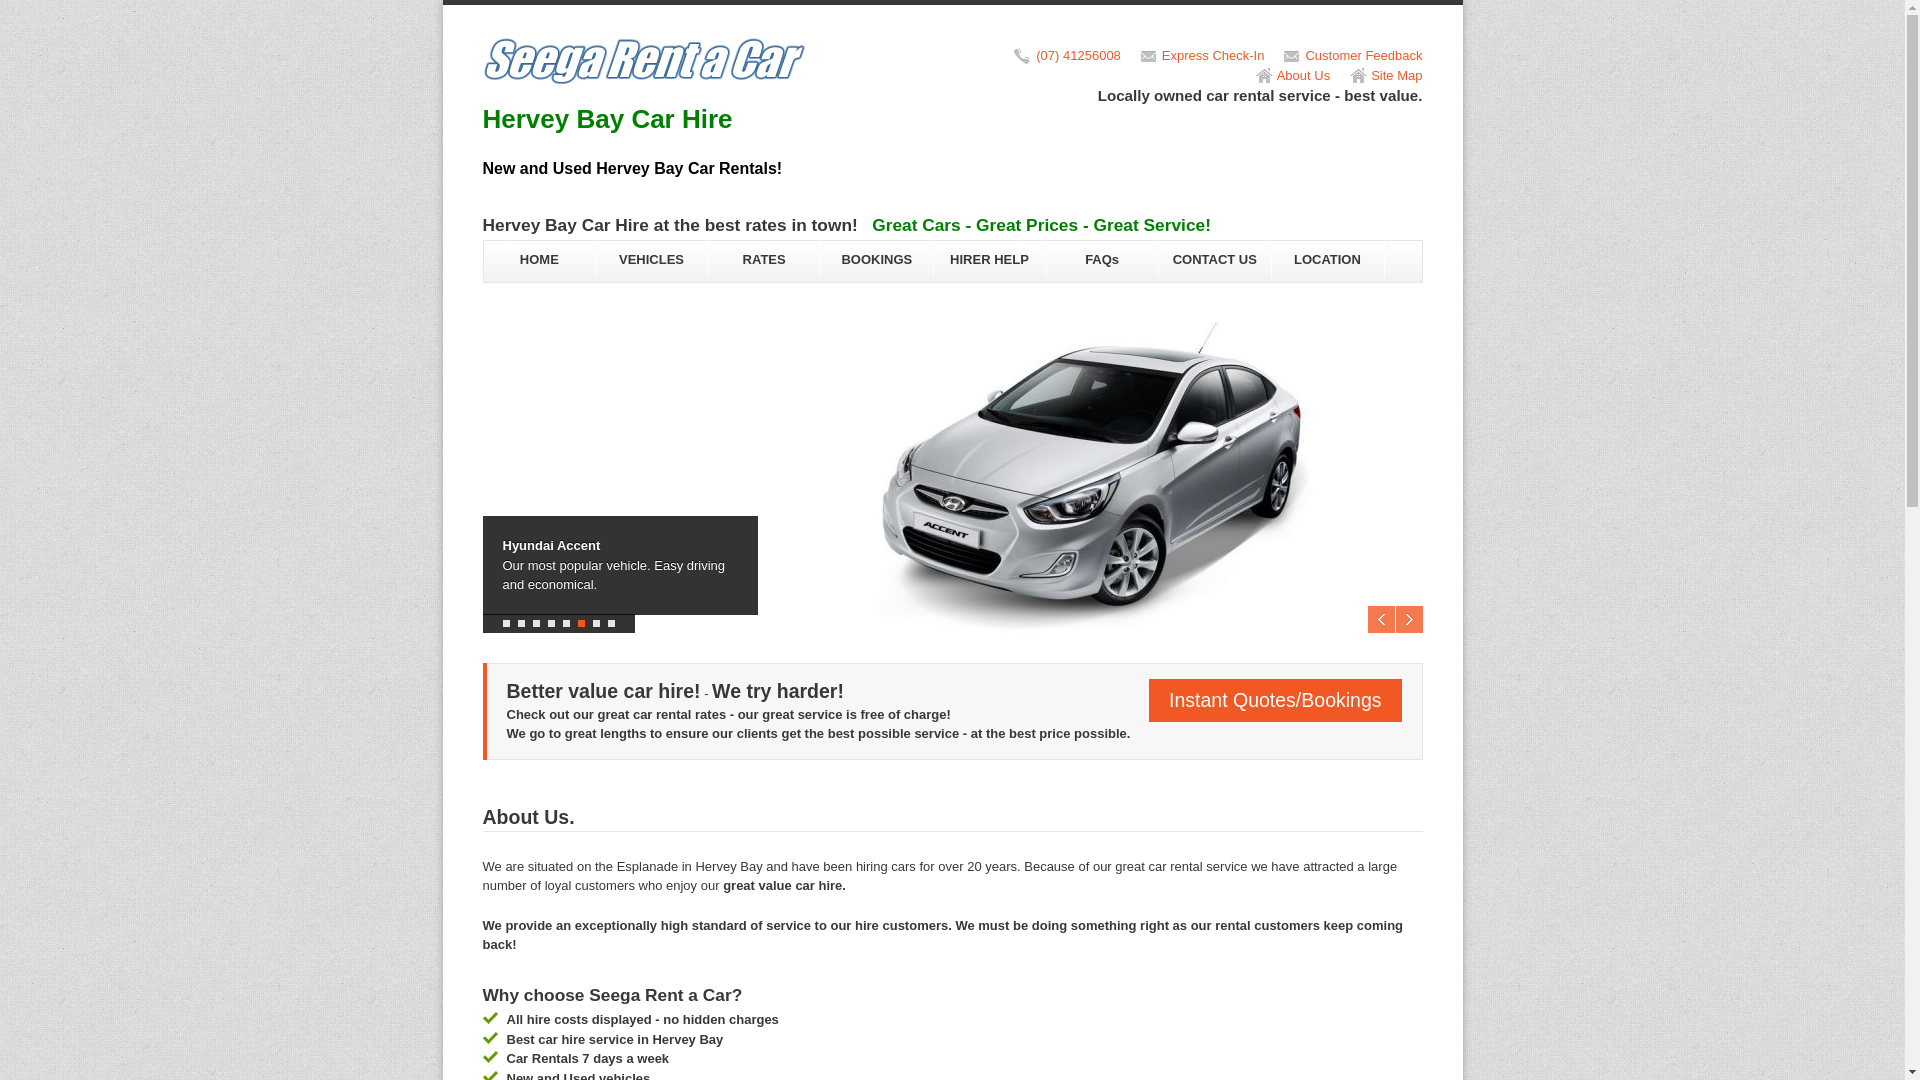  What do you see at coordinates (538, 258) in the screenshot?
I see `'HOME'` at bounding box center [538, 258].